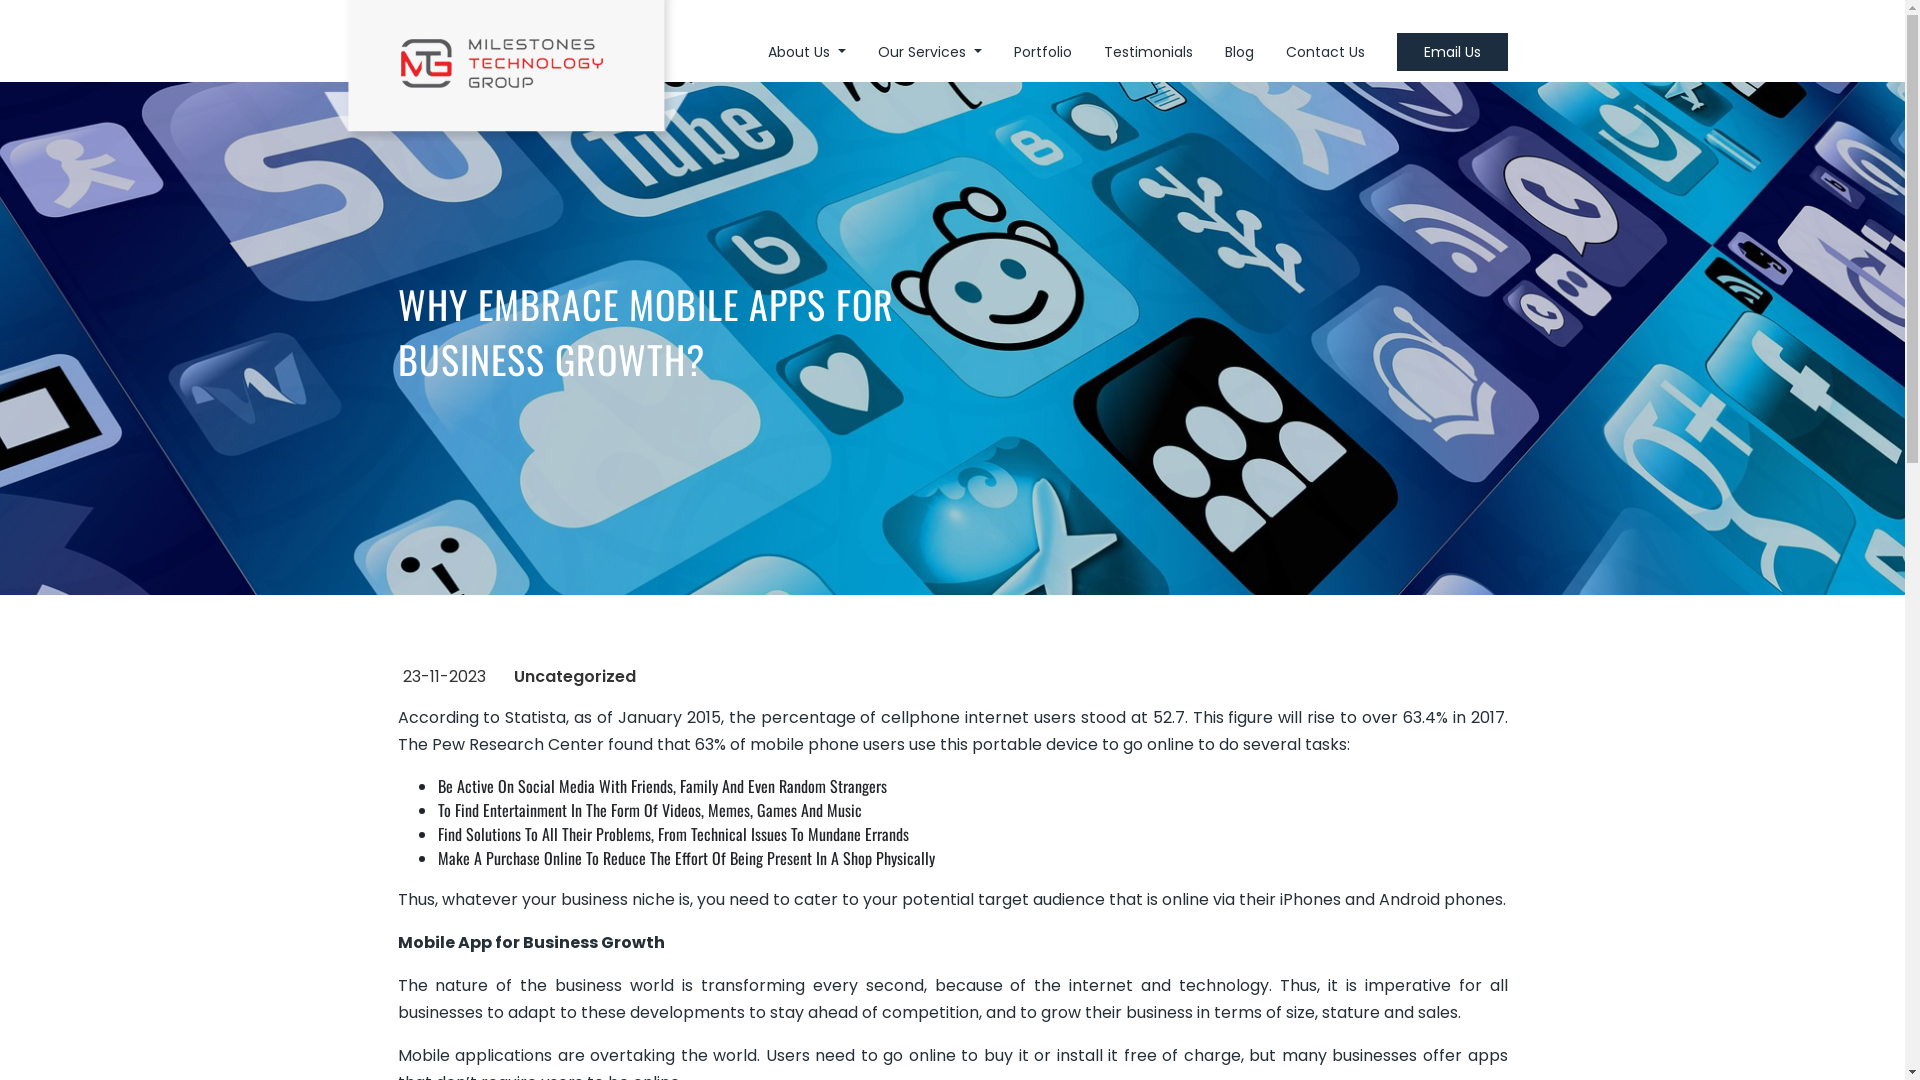 The height and width of the screenshot is (1080, 1920). I want to click on 'Testimonials', so click(1148, 50).